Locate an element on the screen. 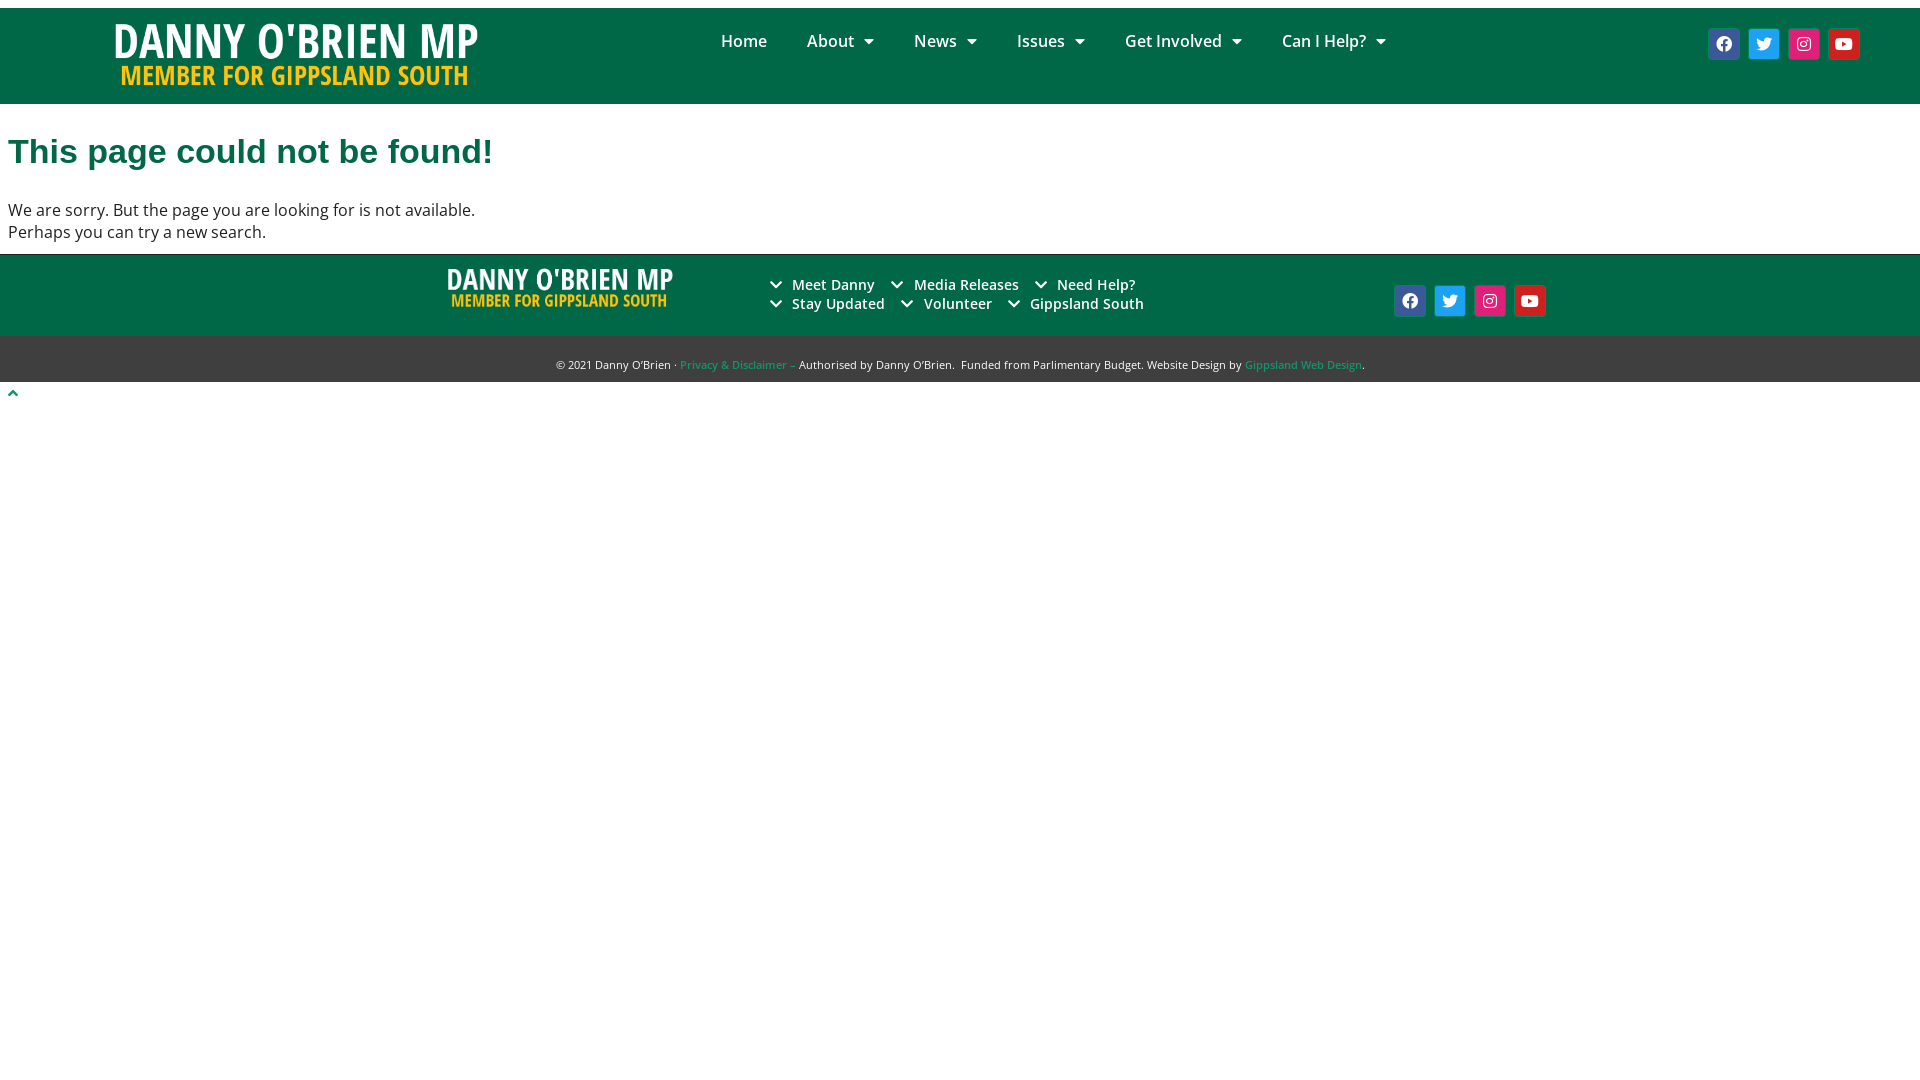 The width and height of the screenshot is (1920, 1080). 'Get Involved' is located at coordinates (1103, 41).